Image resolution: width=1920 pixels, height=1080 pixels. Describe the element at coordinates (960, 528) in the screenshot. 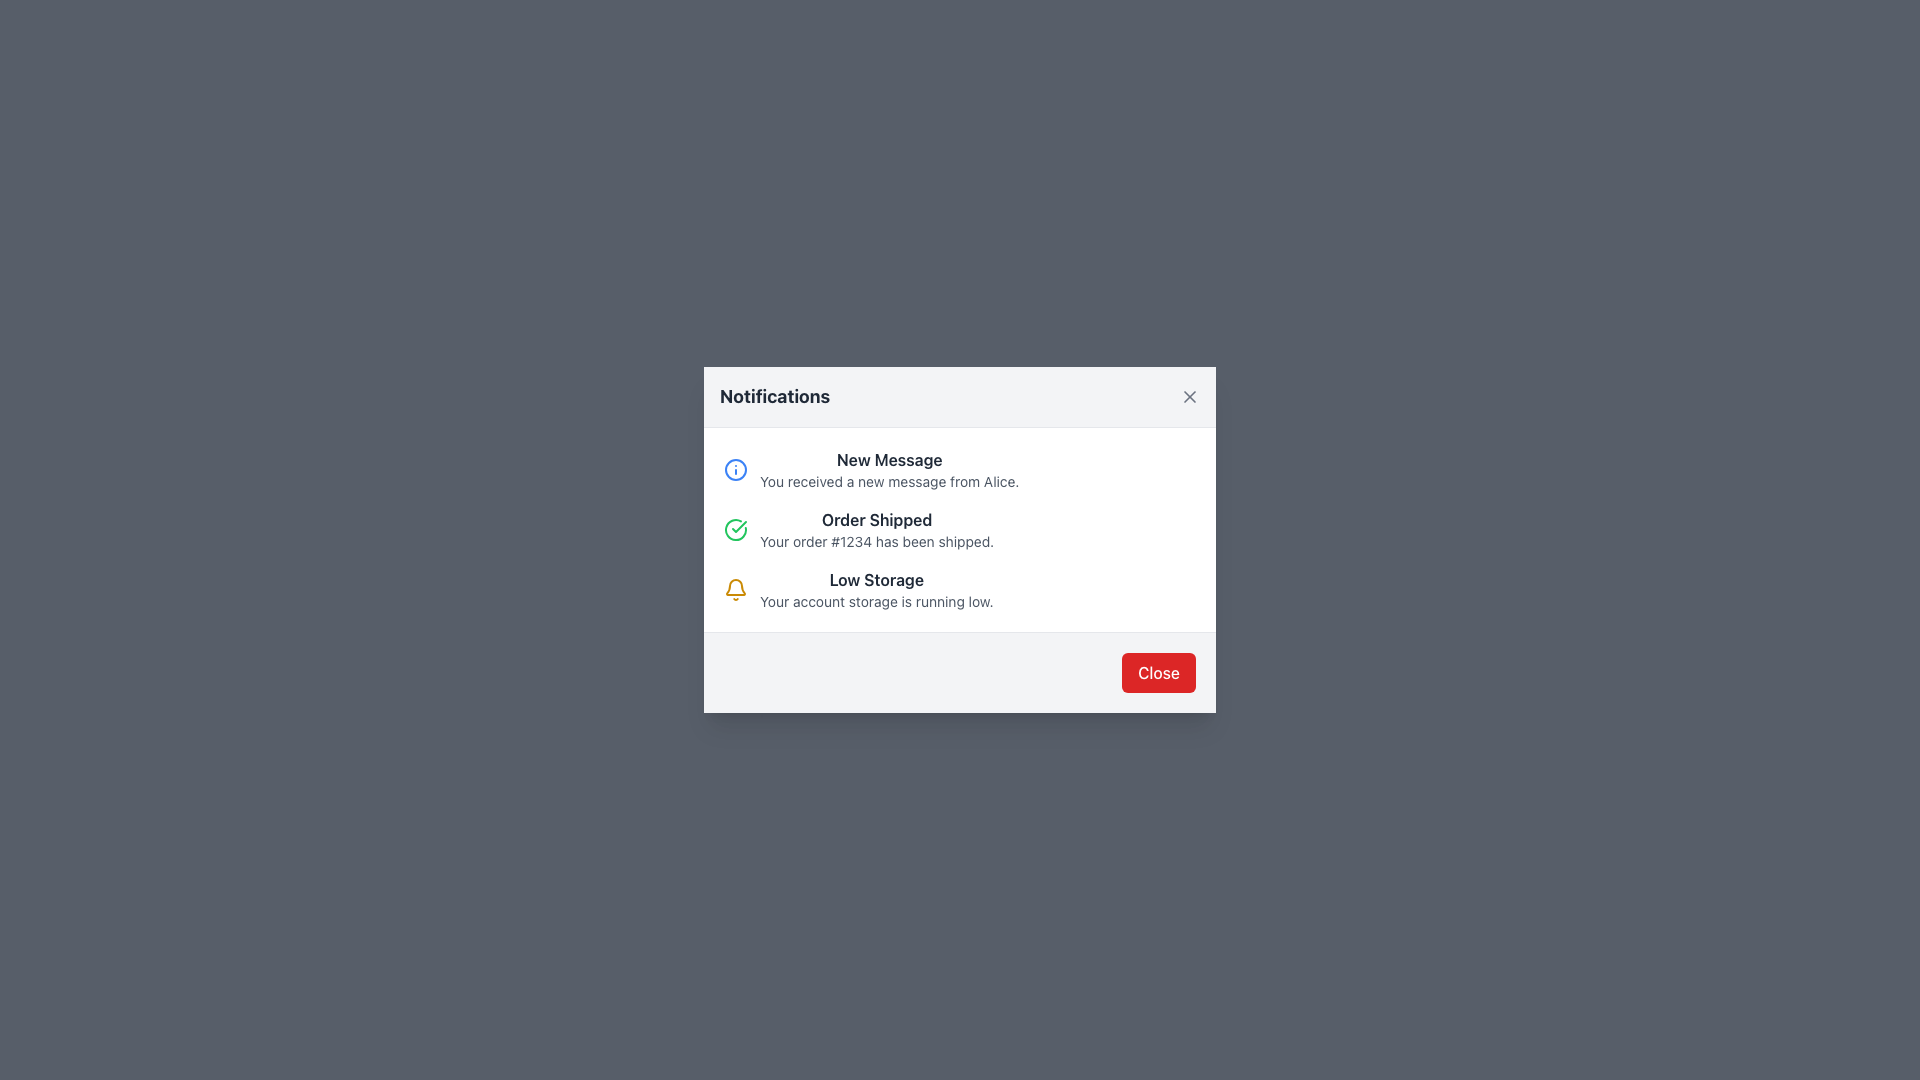

I see `the Notification panel containing three notification items, each with distinct icons and titles, located in the central modal window` at that location.